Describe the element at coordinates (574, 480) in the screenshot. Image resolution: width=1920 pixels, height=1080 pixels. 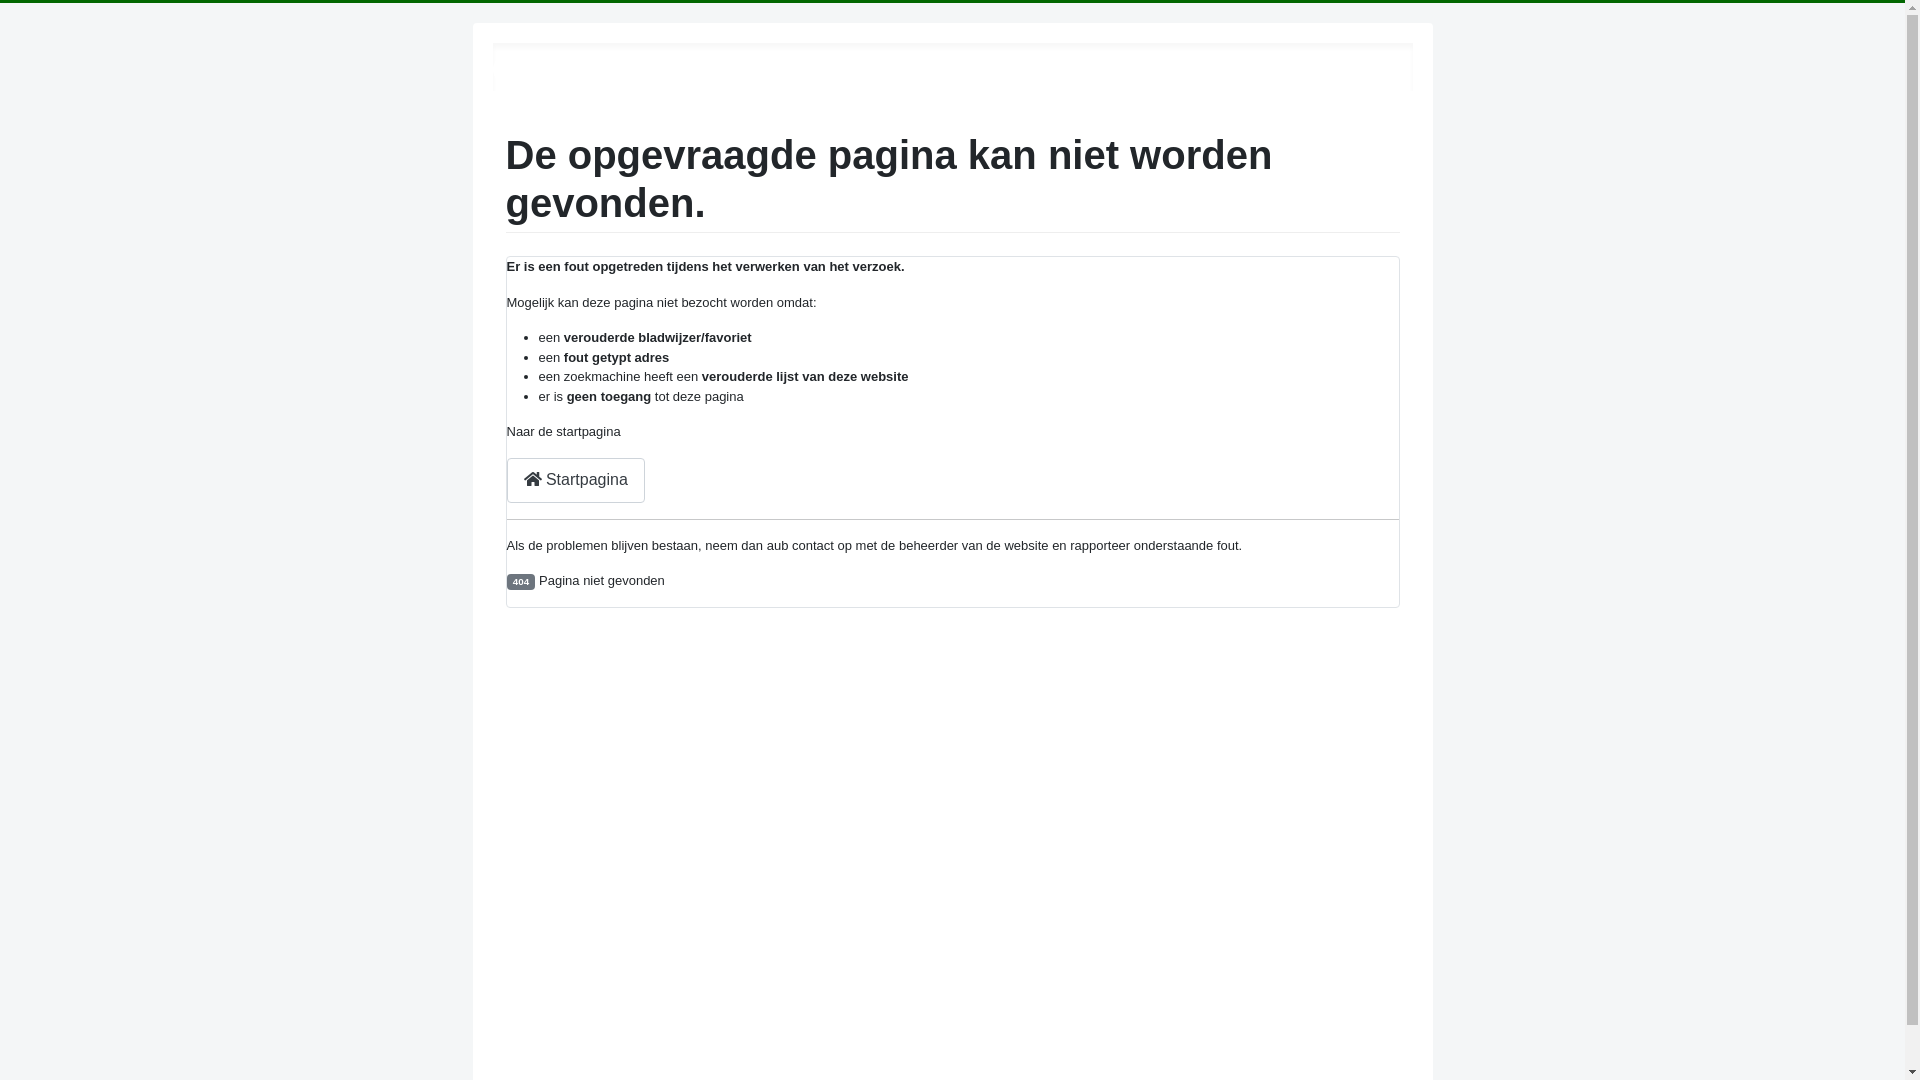
I see `'Startpagina'` at that location.